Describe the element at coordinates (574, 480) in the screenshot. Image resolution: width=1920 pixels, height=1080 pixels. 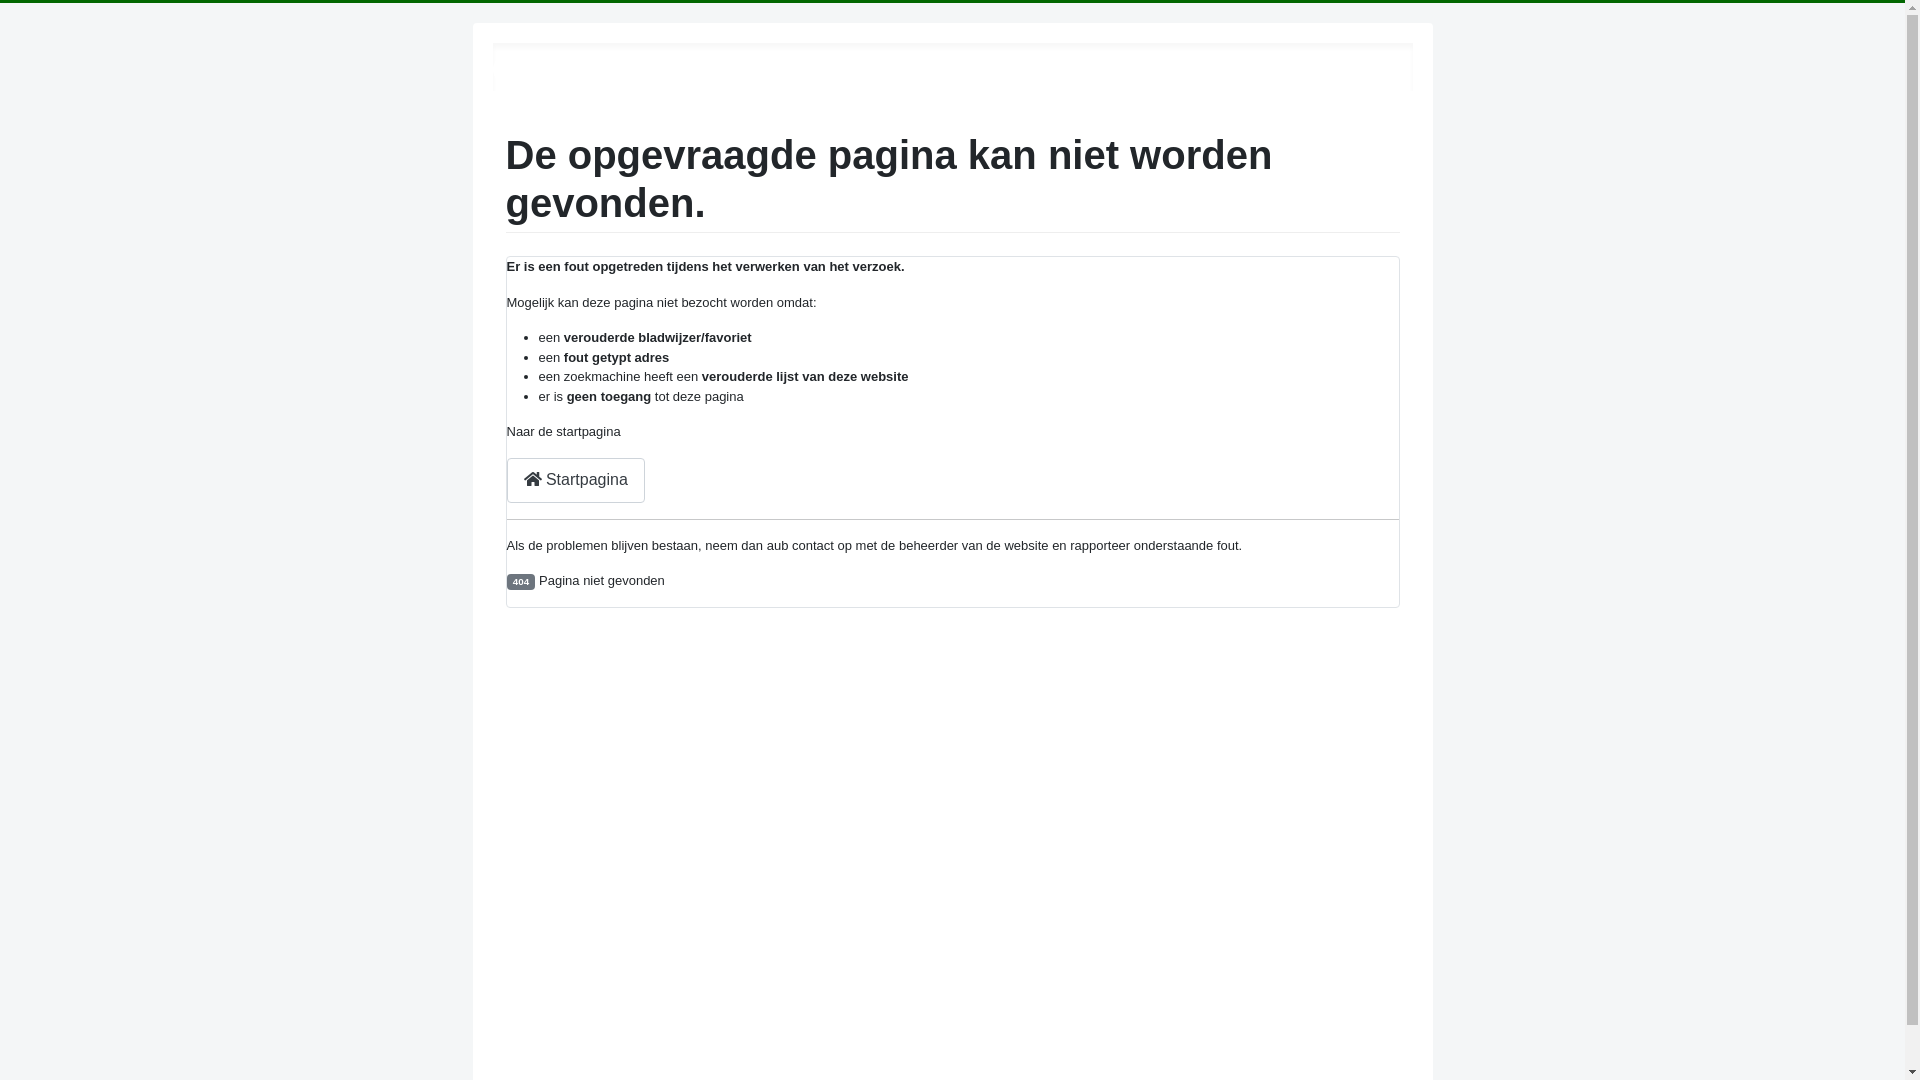
I see `'Startpagina'` at that location.